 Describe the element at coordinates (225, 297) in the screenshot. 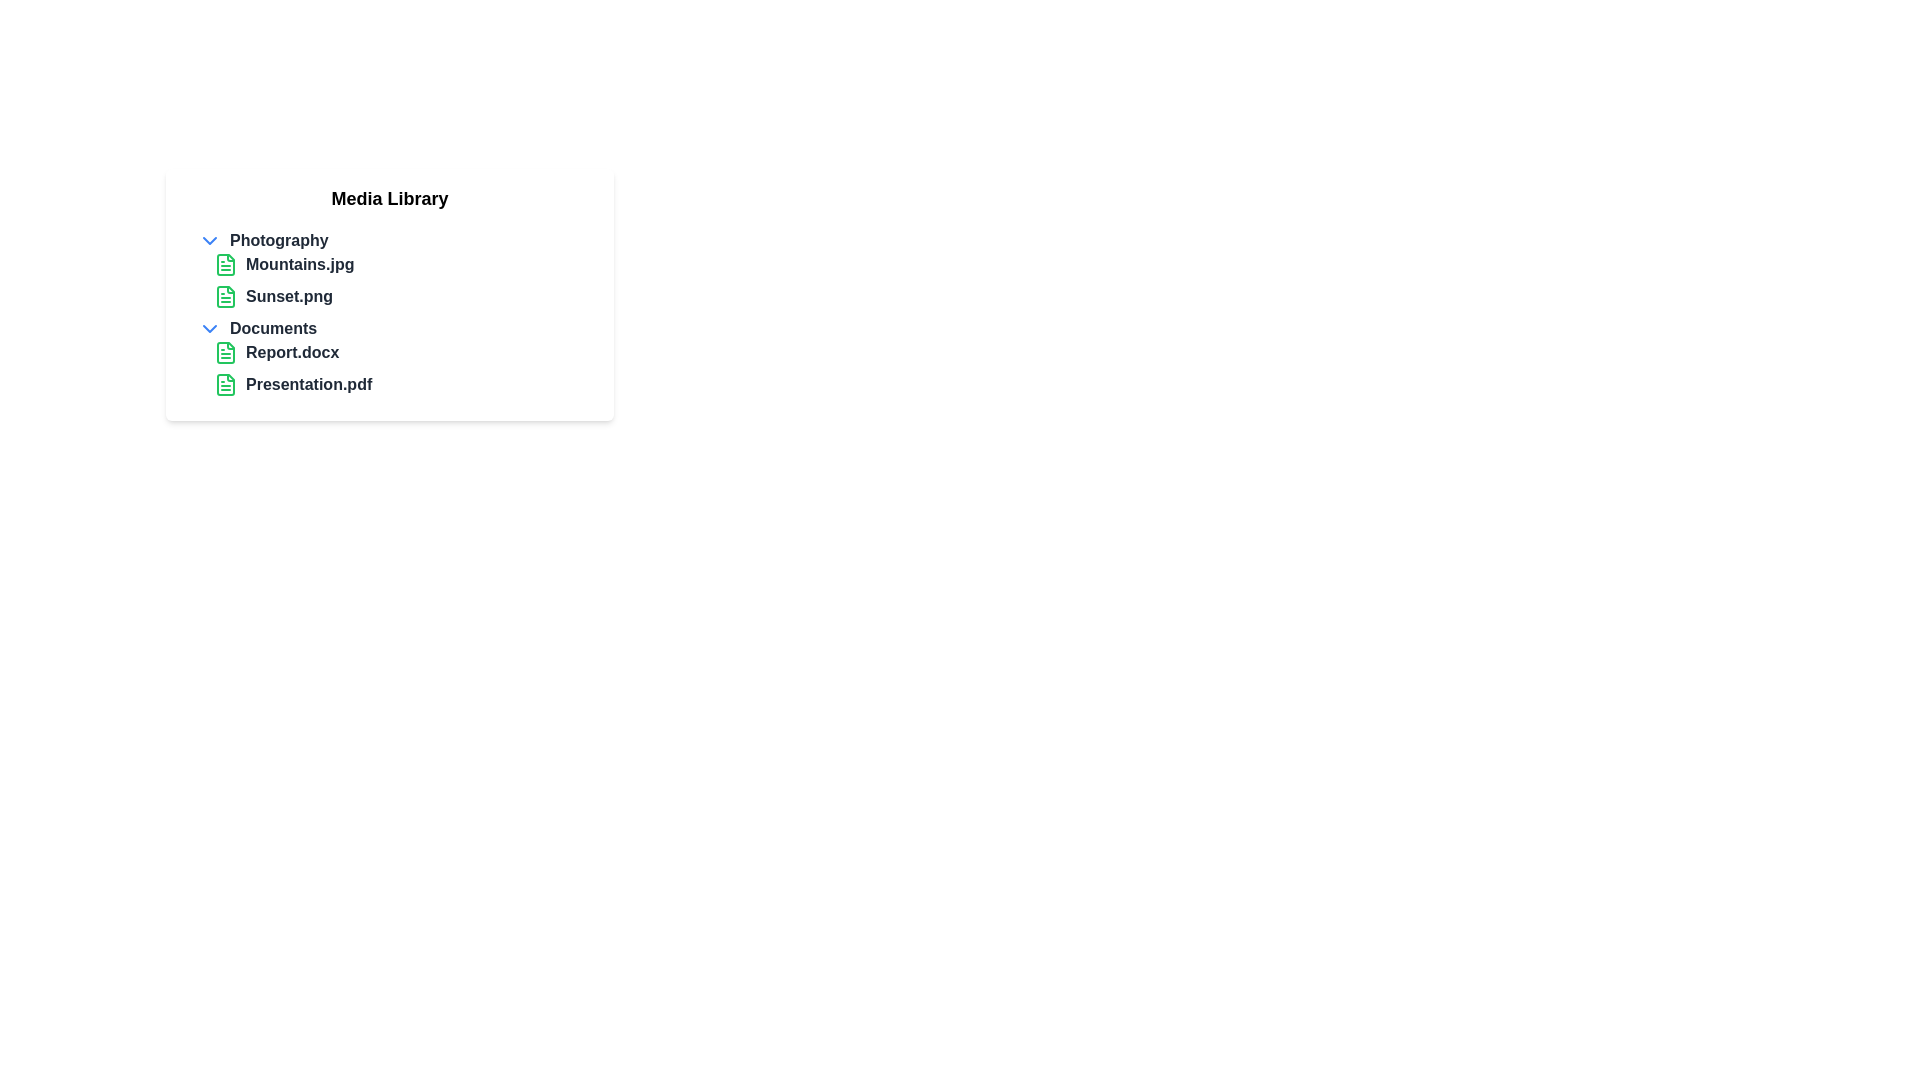

I see `the representational icon for the text document associated with 'Sunset.png' located in the 'Photography' section of the 'Media Library'` at that location.